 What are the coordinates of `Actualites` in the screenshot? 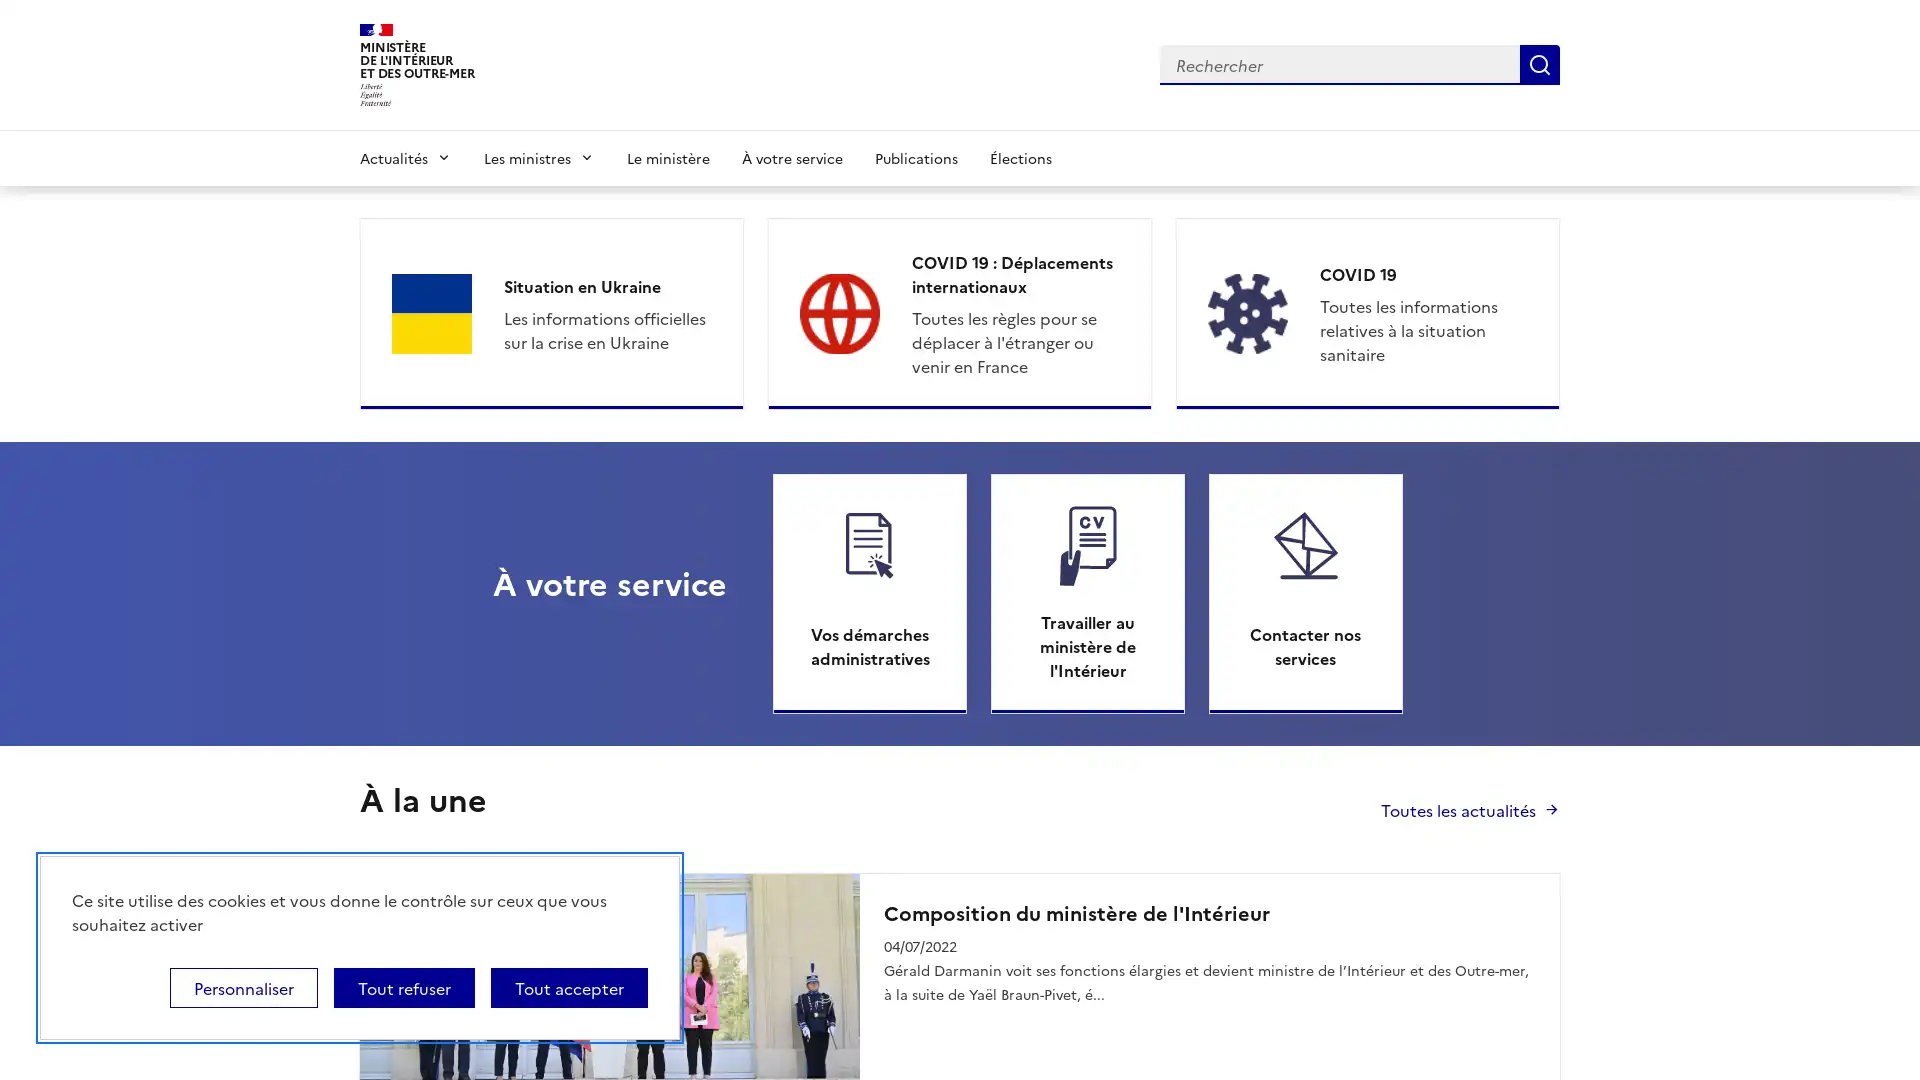 It's located at (405, 156).